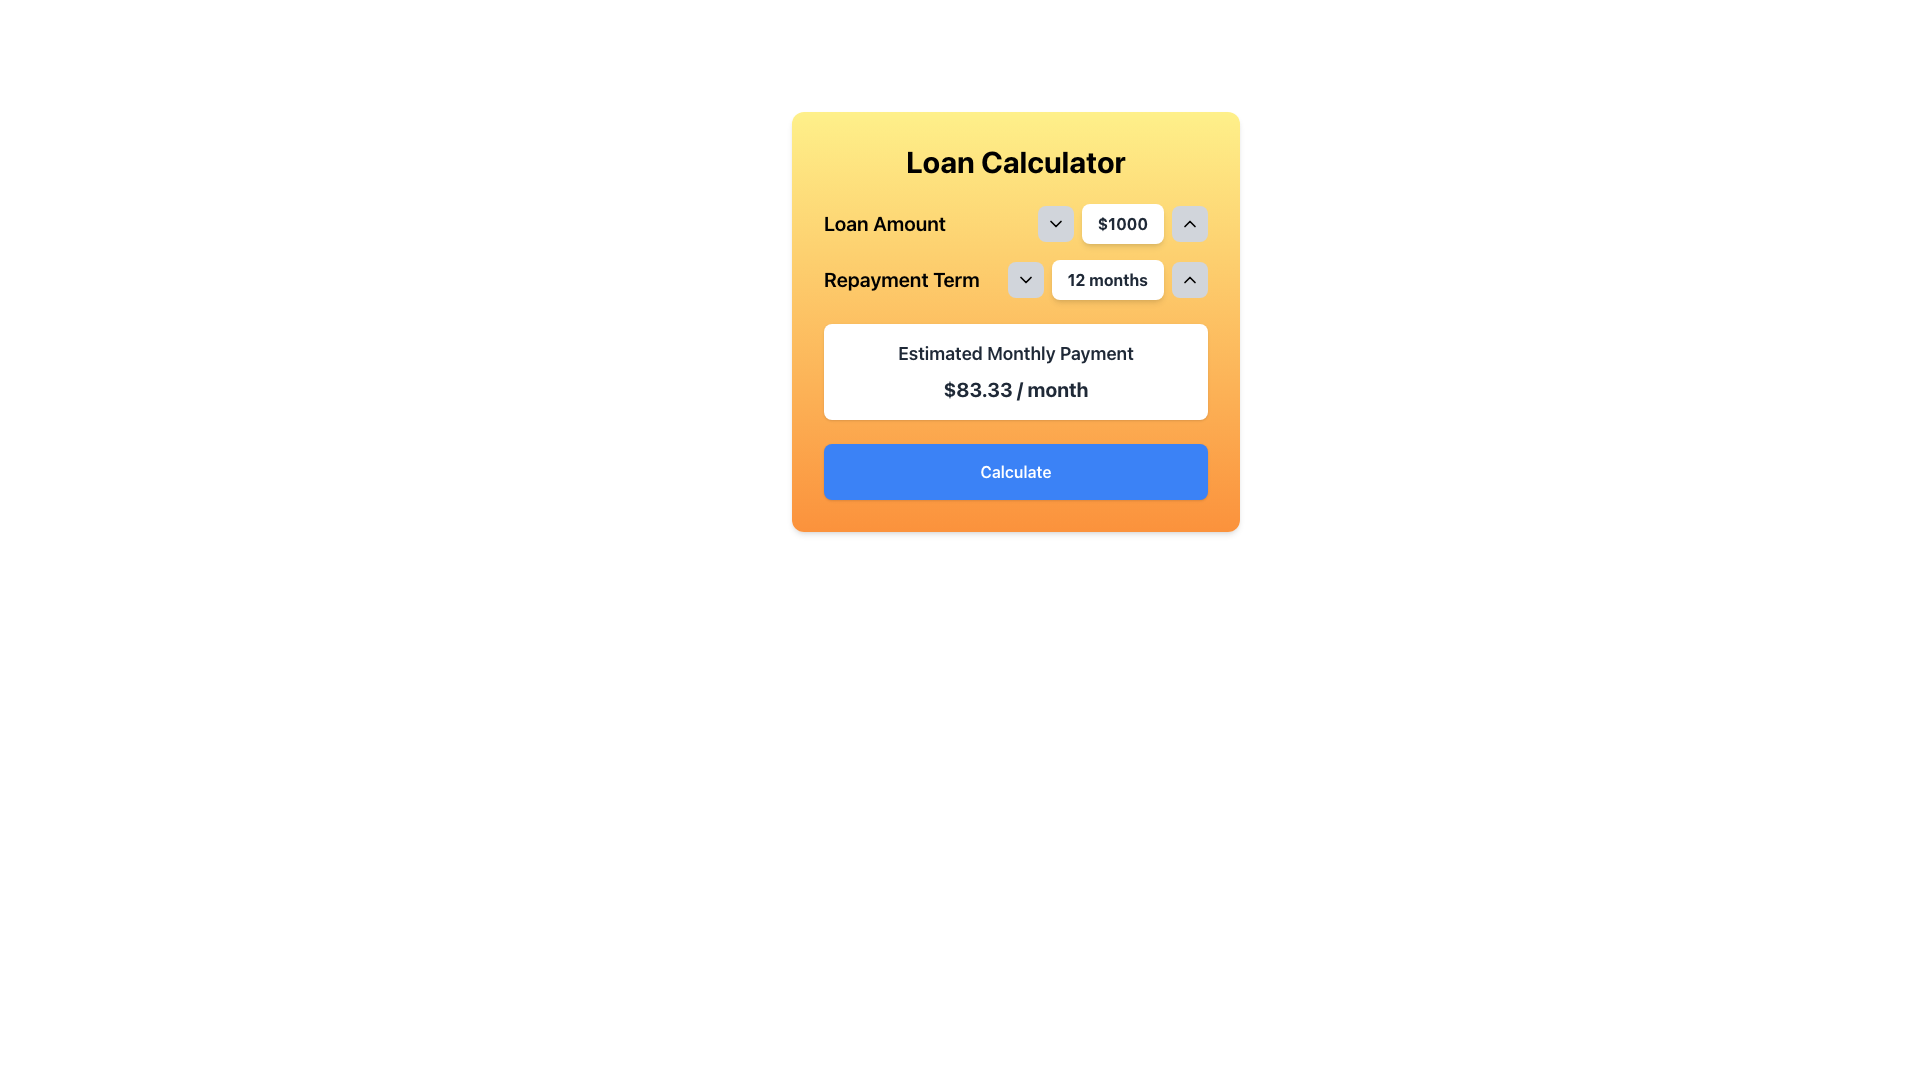 This screenshot has height=1080, width=1920. Describe the element at coordinates (1106, 280) in the screenshot. I see `the Static Label displaying '12 months', which is styled with a bold font, gray text, and is positioned to the right of the 'Repayment Term' dropdown label` at that location.